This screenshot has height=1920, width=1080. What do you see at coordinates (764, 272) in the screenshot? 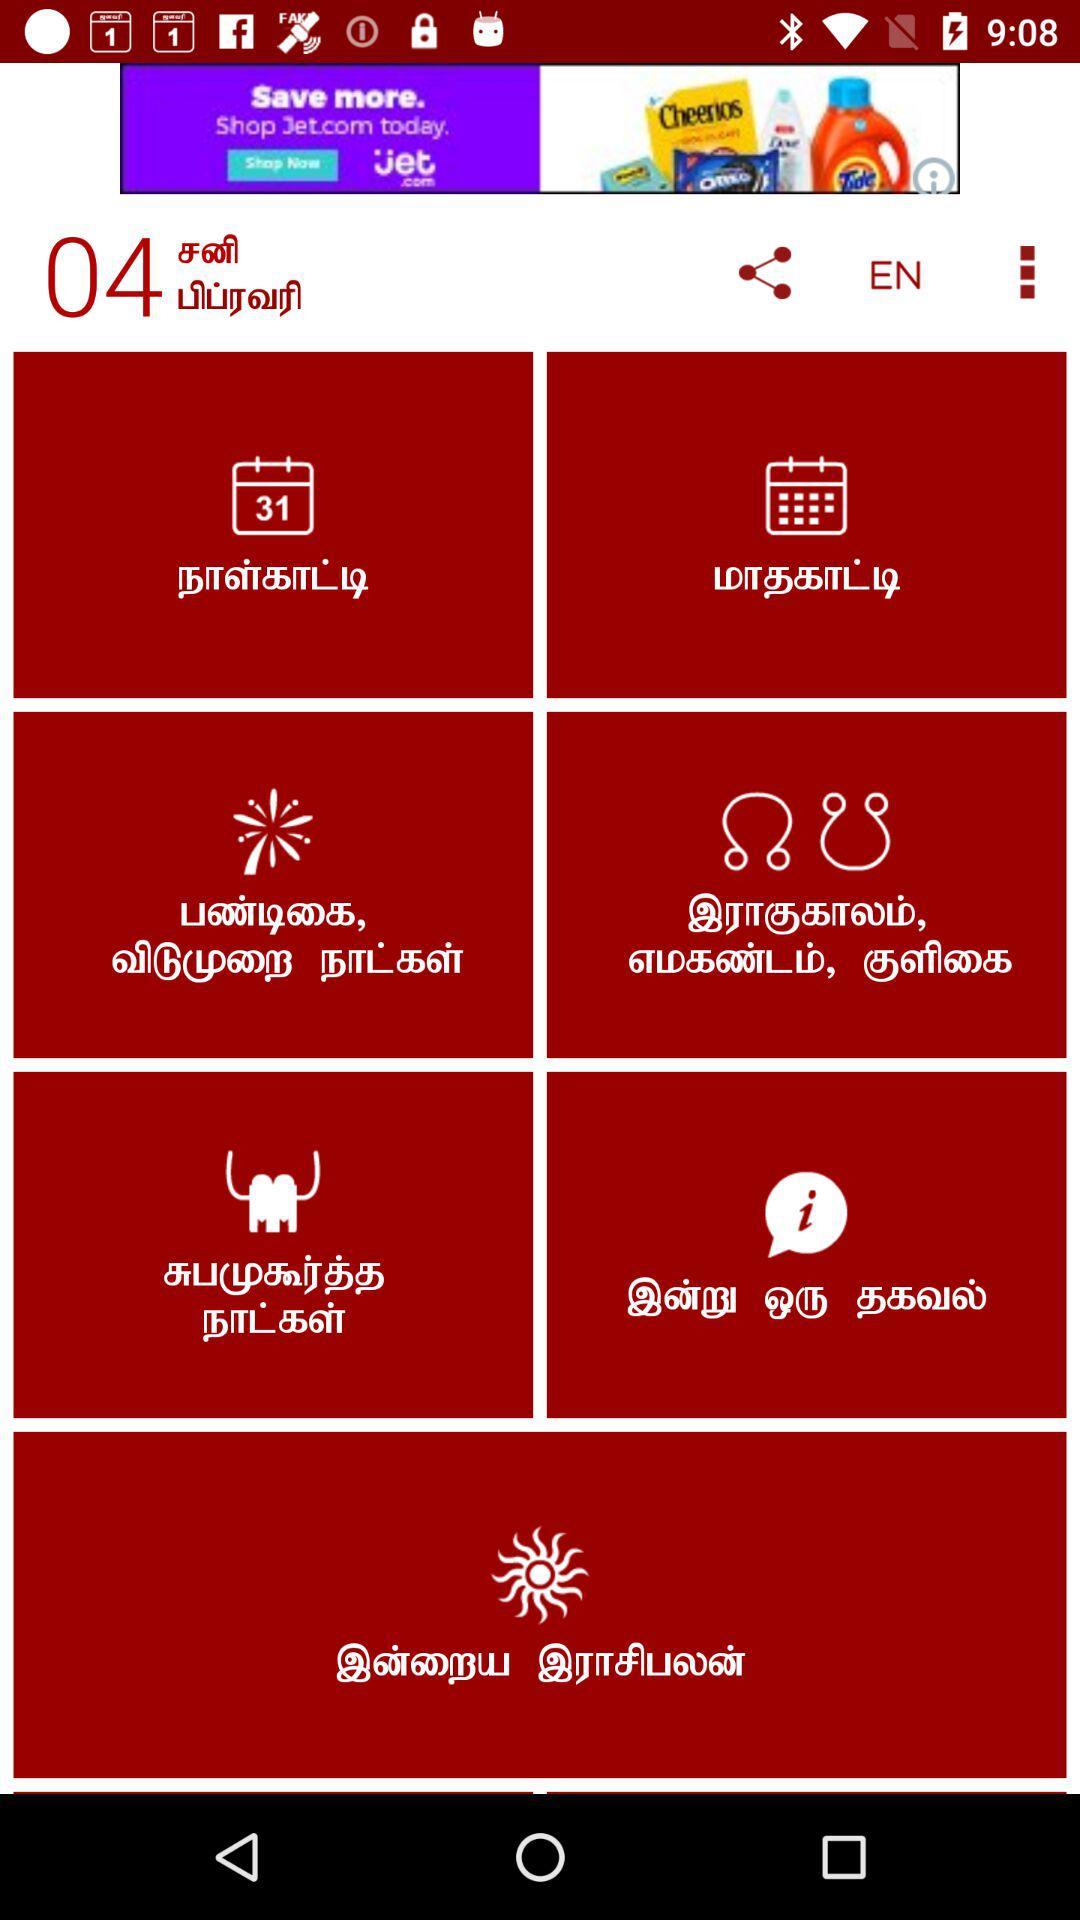
I see `share` at bounding box center [764, 272].